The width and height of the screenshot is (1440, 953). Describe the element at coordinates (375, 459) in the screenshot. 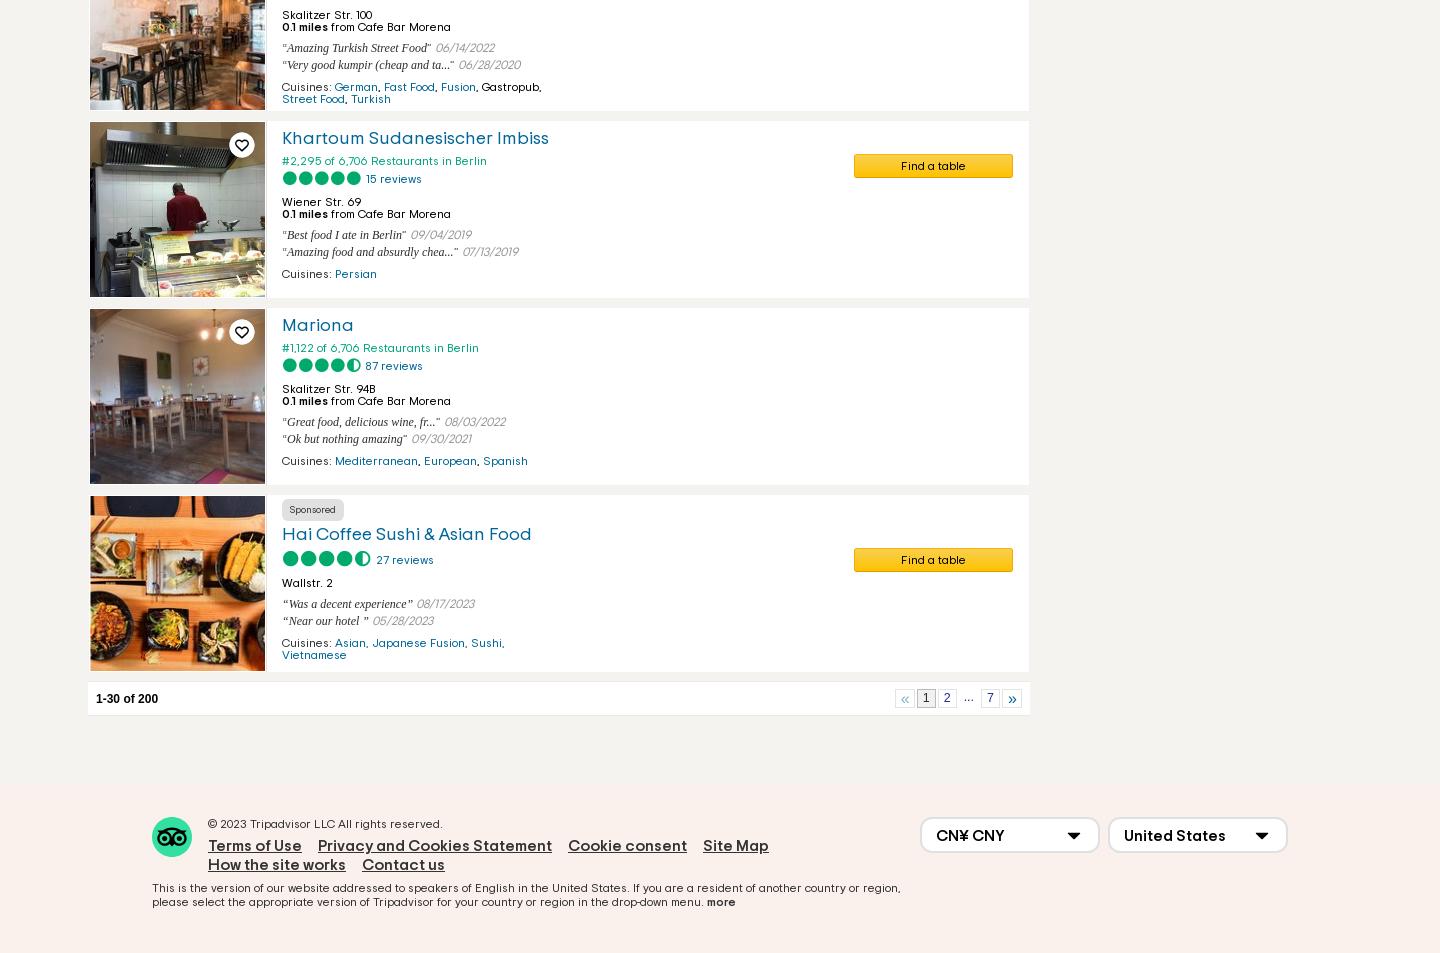

I see `'Mediterranean'` at that location.